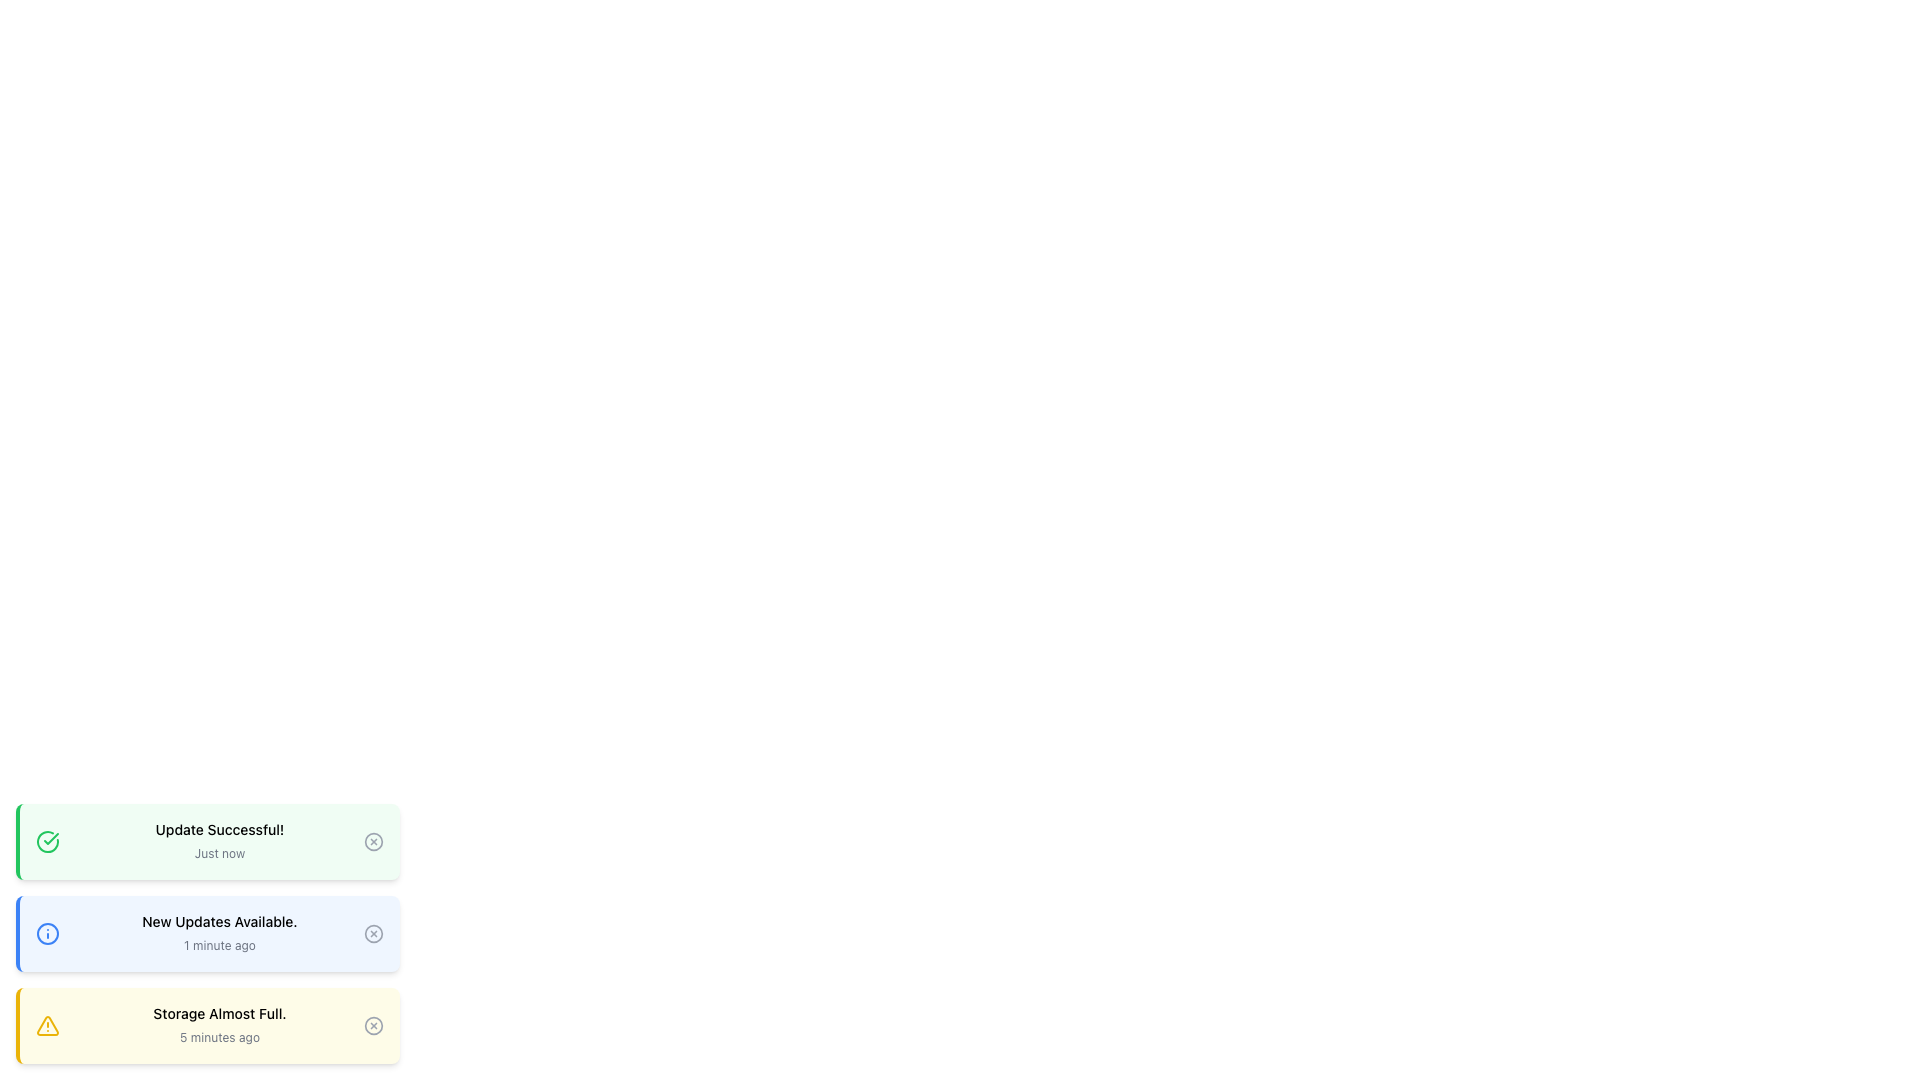 The image size is (1920, 1080). What do you see at coordinates (48, 841) in the screenshot?
I see `the green circular icon with a checkmark located at the top-left corner of the notification card that says 'Update Successful!'` at bounding box center [48, 841].